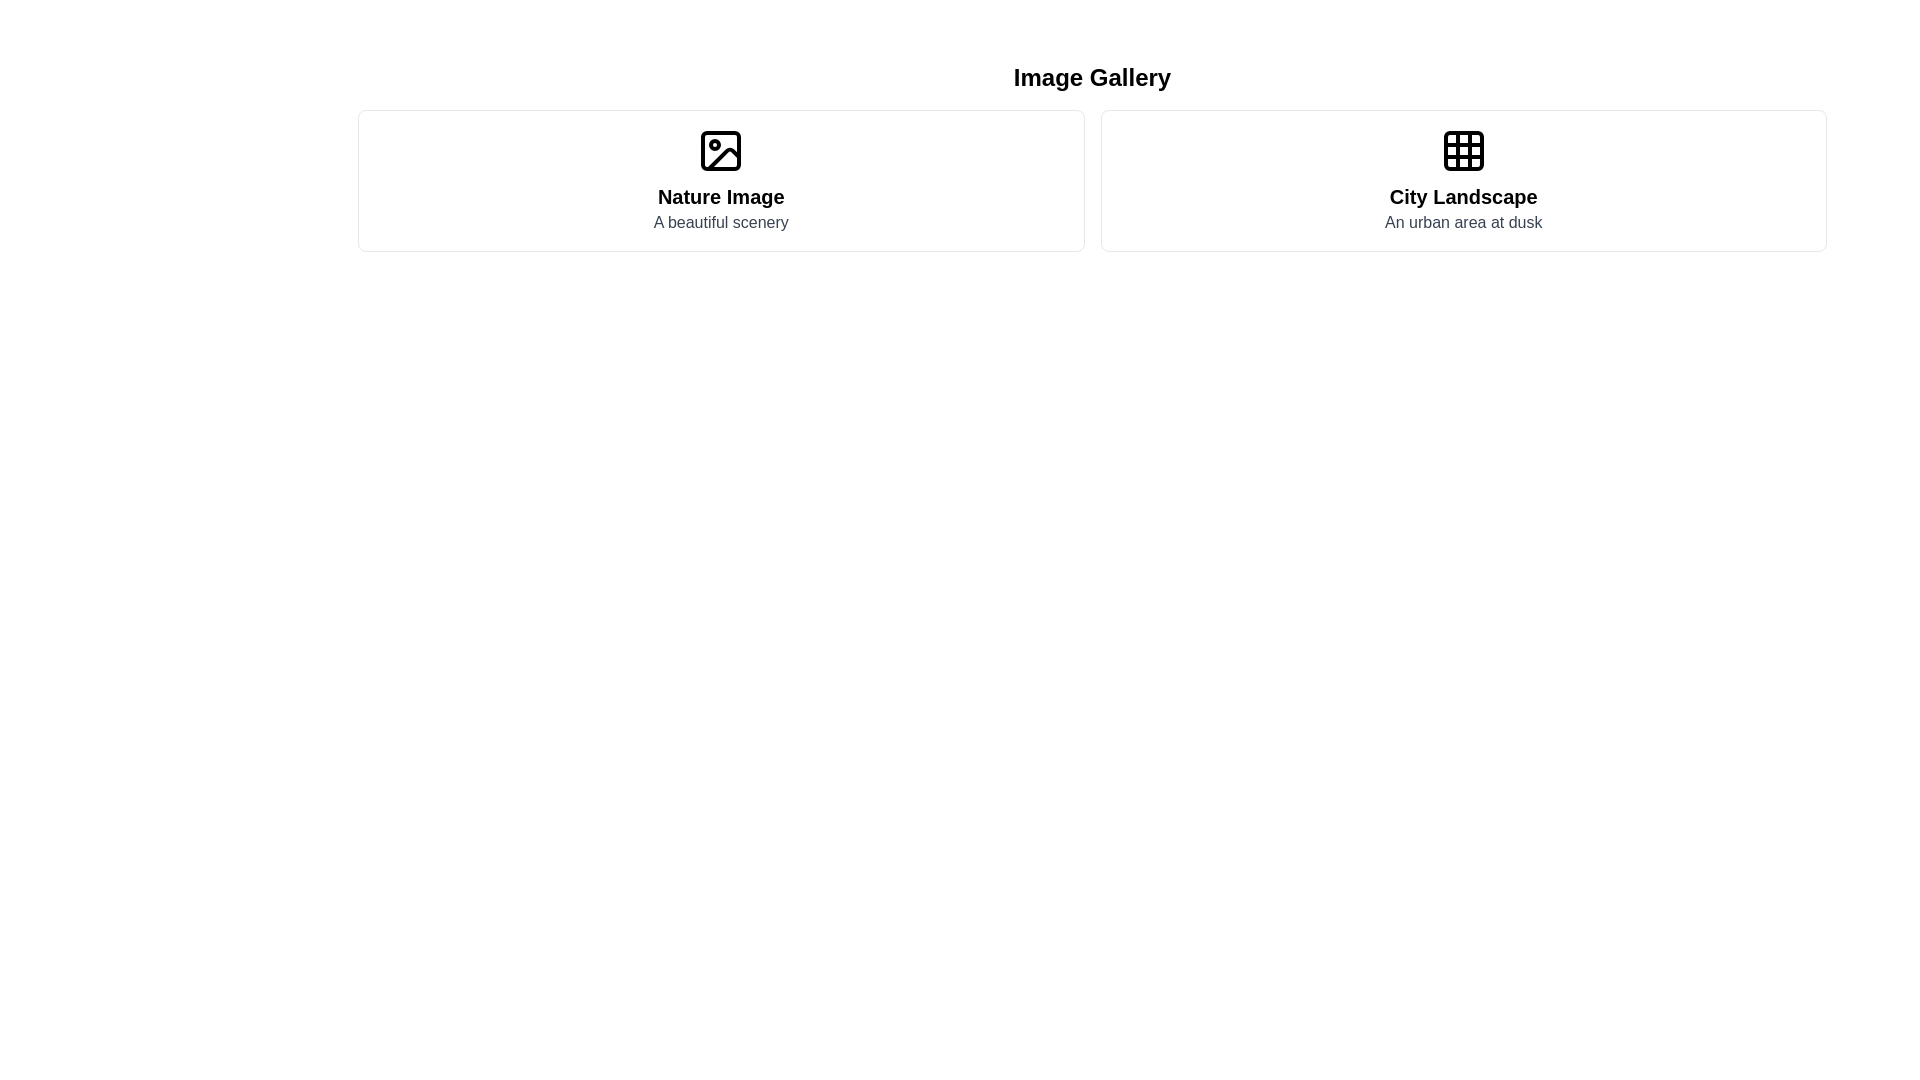 The width and height of the screenshot is (1920, 1080). Describe the element at coordinates (1463, 181) in the screenshot. I see `the icon in the section representing an urban cityscape at dusk` at that location.